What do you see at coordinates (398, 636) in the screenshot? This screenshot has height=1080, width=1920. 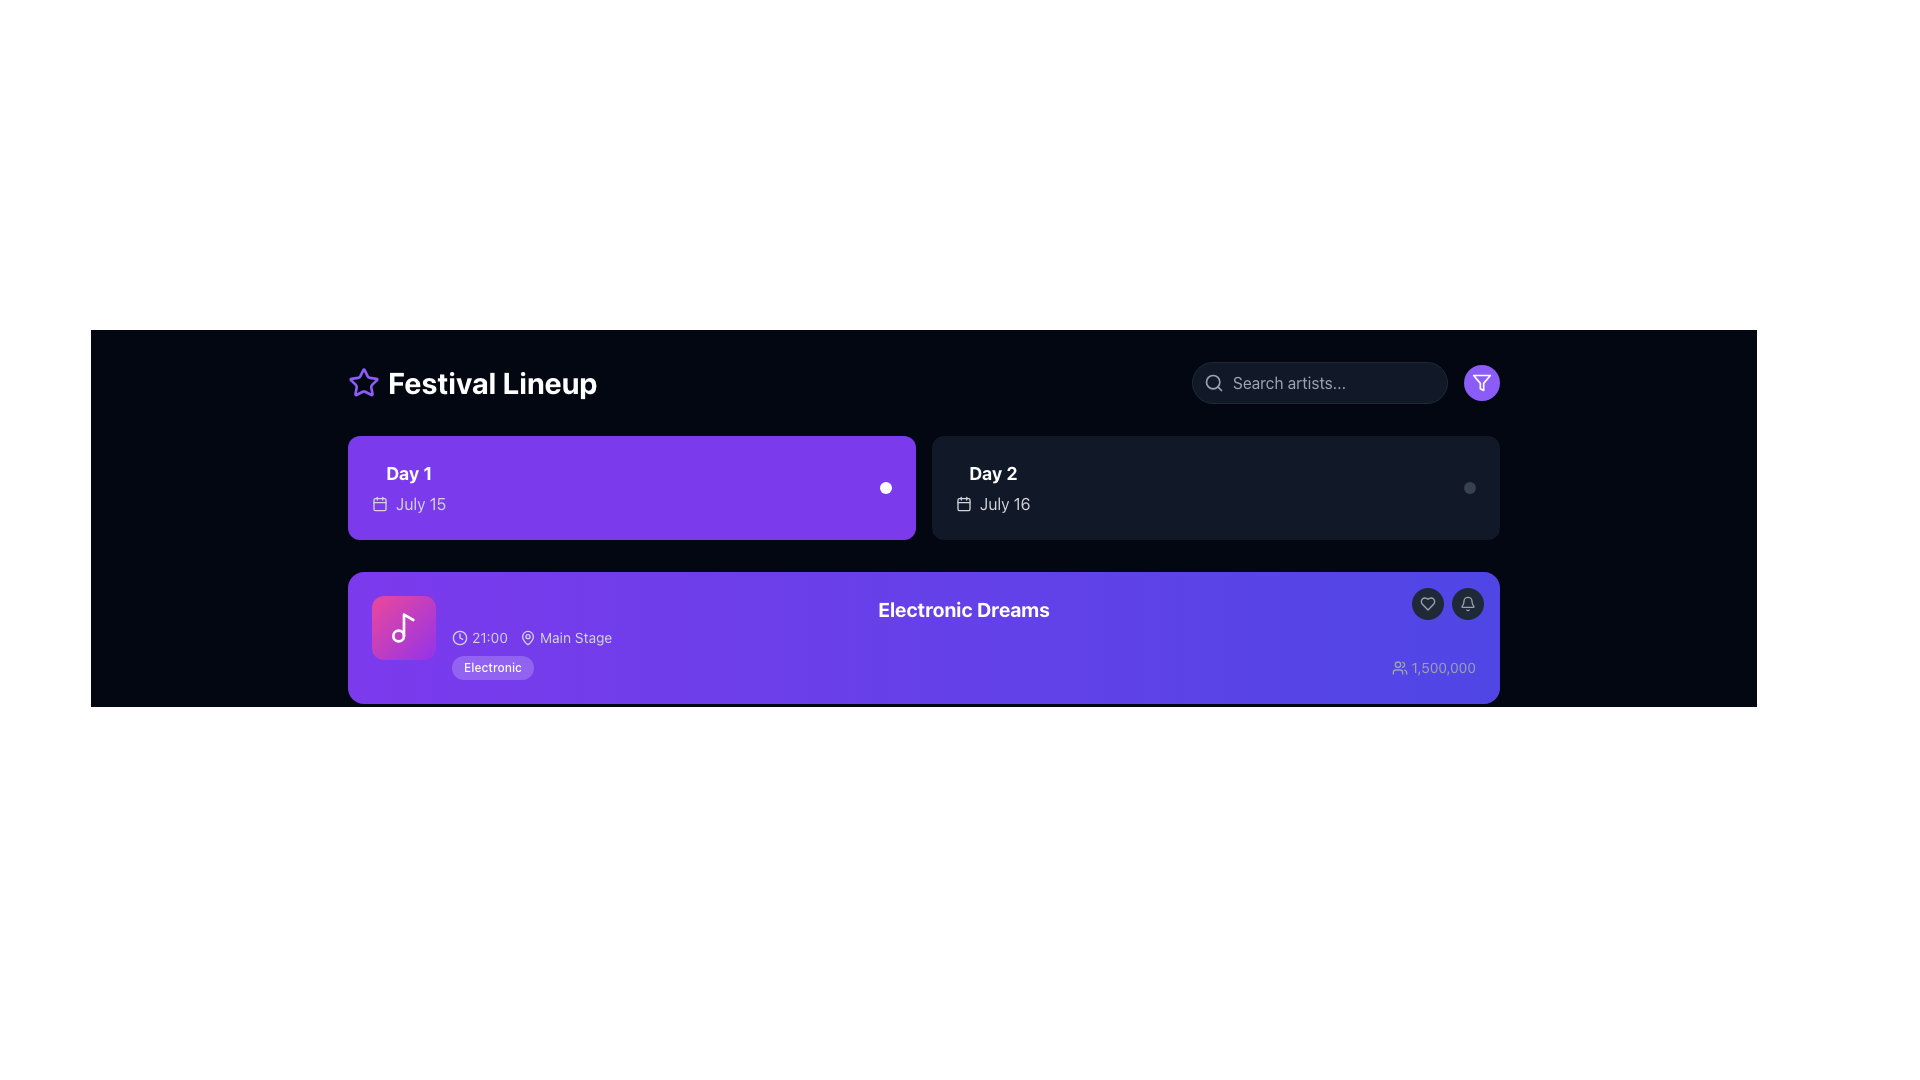 I see `the small filled circle icon located in the bottom-left quadrant of the larger music-related icon, which features a musical note` at bounding box center [398, 636].